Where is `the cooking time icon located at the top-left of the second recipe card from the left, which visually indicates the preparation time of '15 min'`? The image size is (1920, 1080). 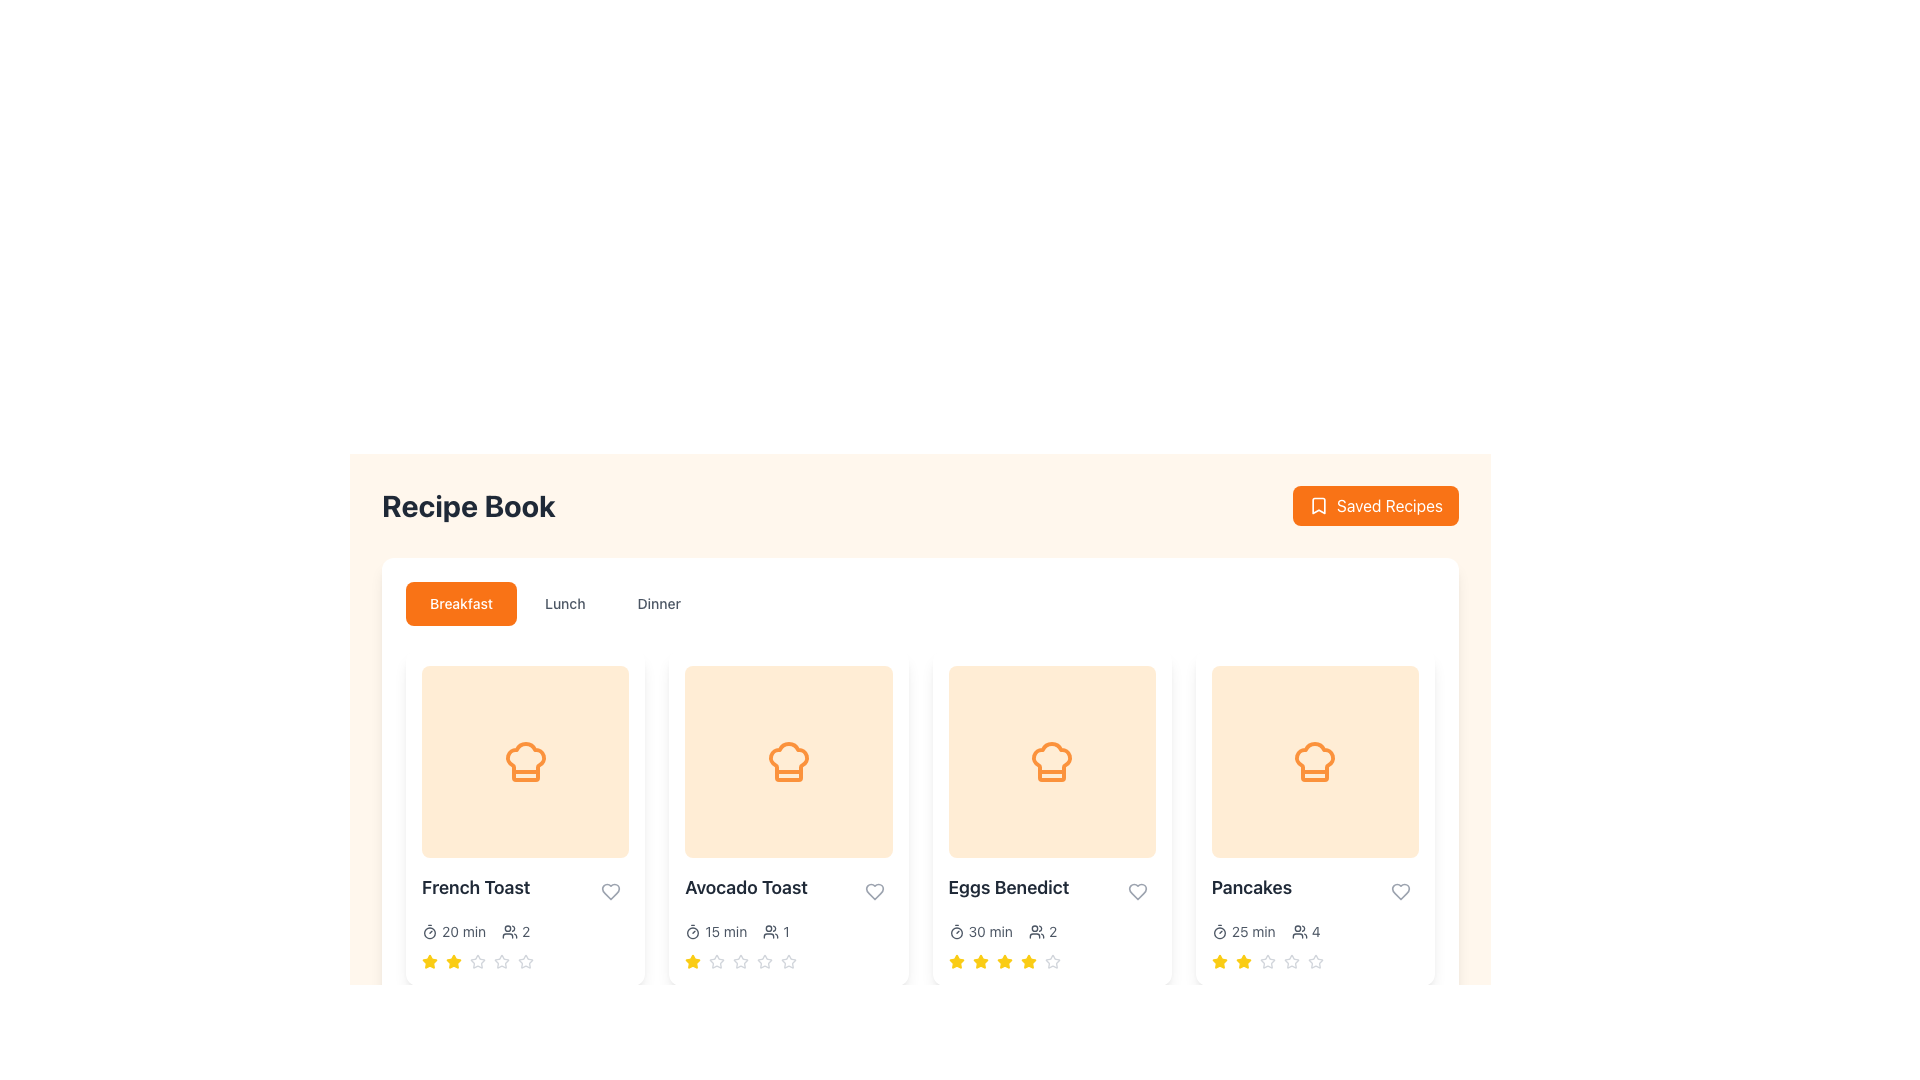 the cooking time icon located at the top-left of the second recipe card from the left, which visually indicates the preparation time of '15 min' is located at coordinates (693, 932).